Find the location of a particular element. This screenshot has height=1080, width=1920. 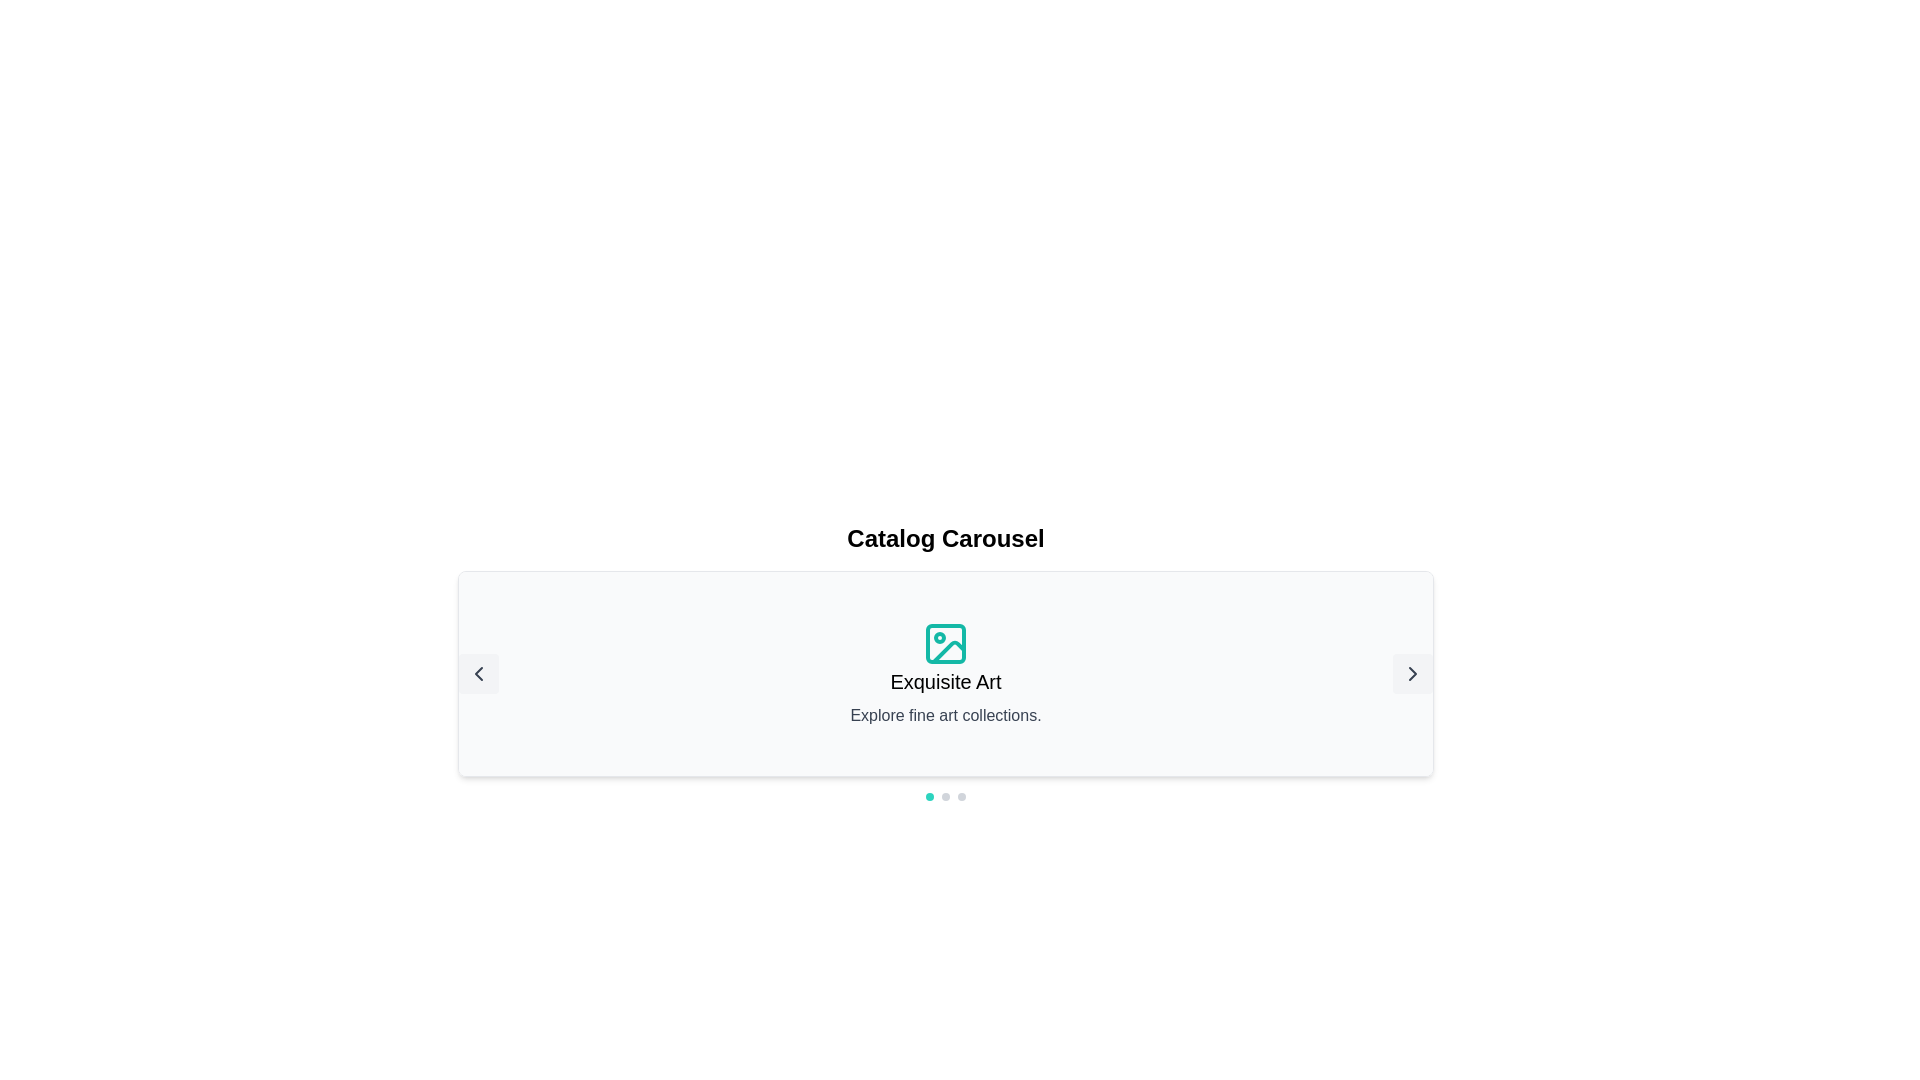

the left-pointing chevron icon inside the rounded square navigation button is located at coordinates (478, 674).